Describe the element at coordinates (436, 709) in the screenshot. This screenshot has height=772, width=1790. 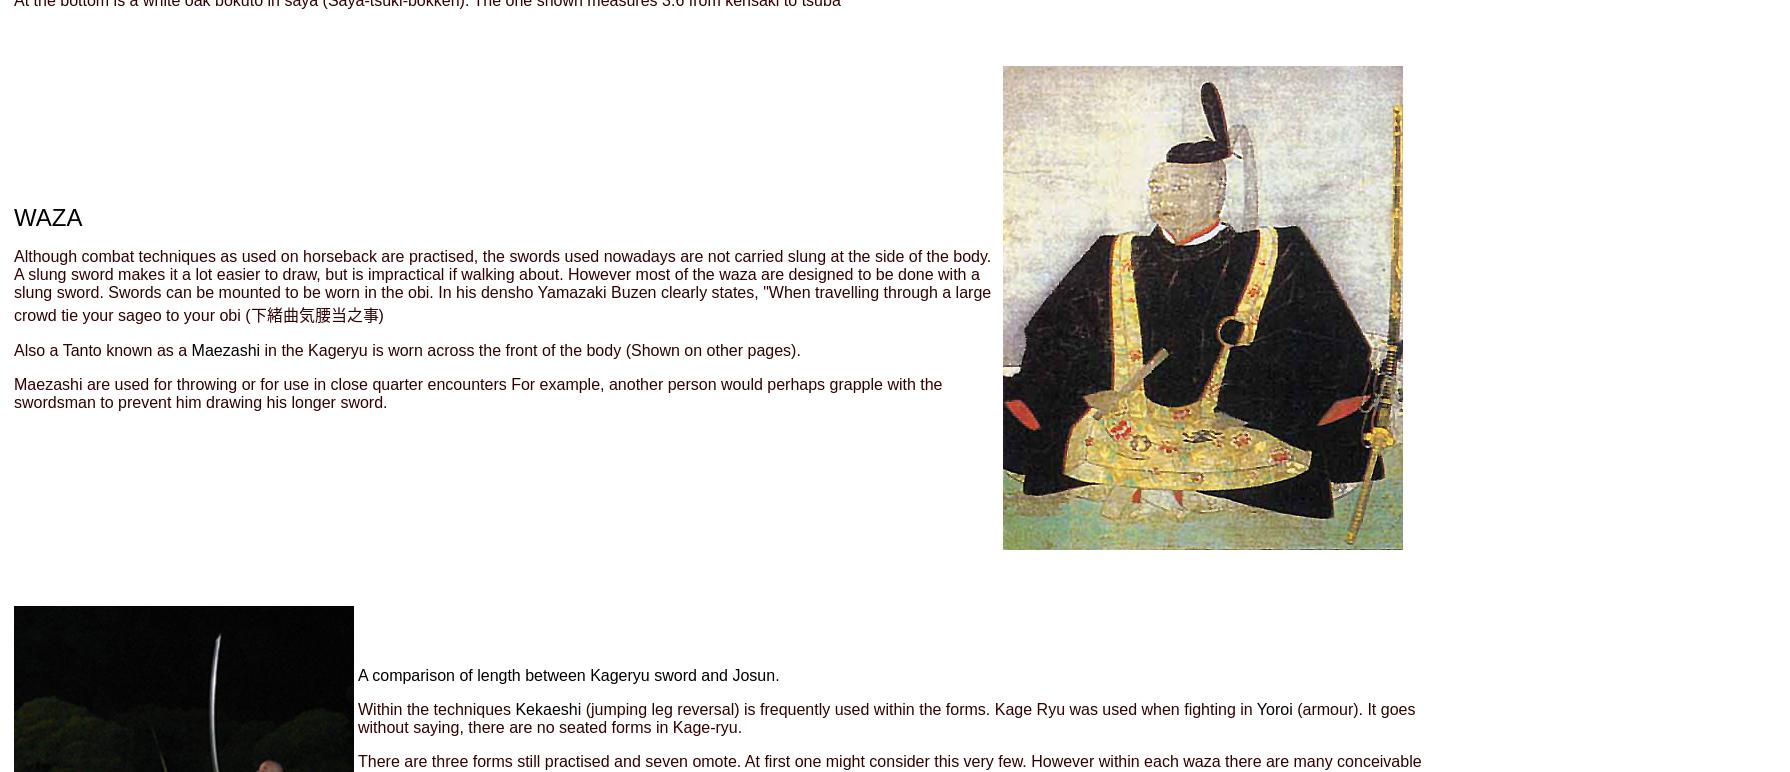
I see `'Within the techniques'` at that location.